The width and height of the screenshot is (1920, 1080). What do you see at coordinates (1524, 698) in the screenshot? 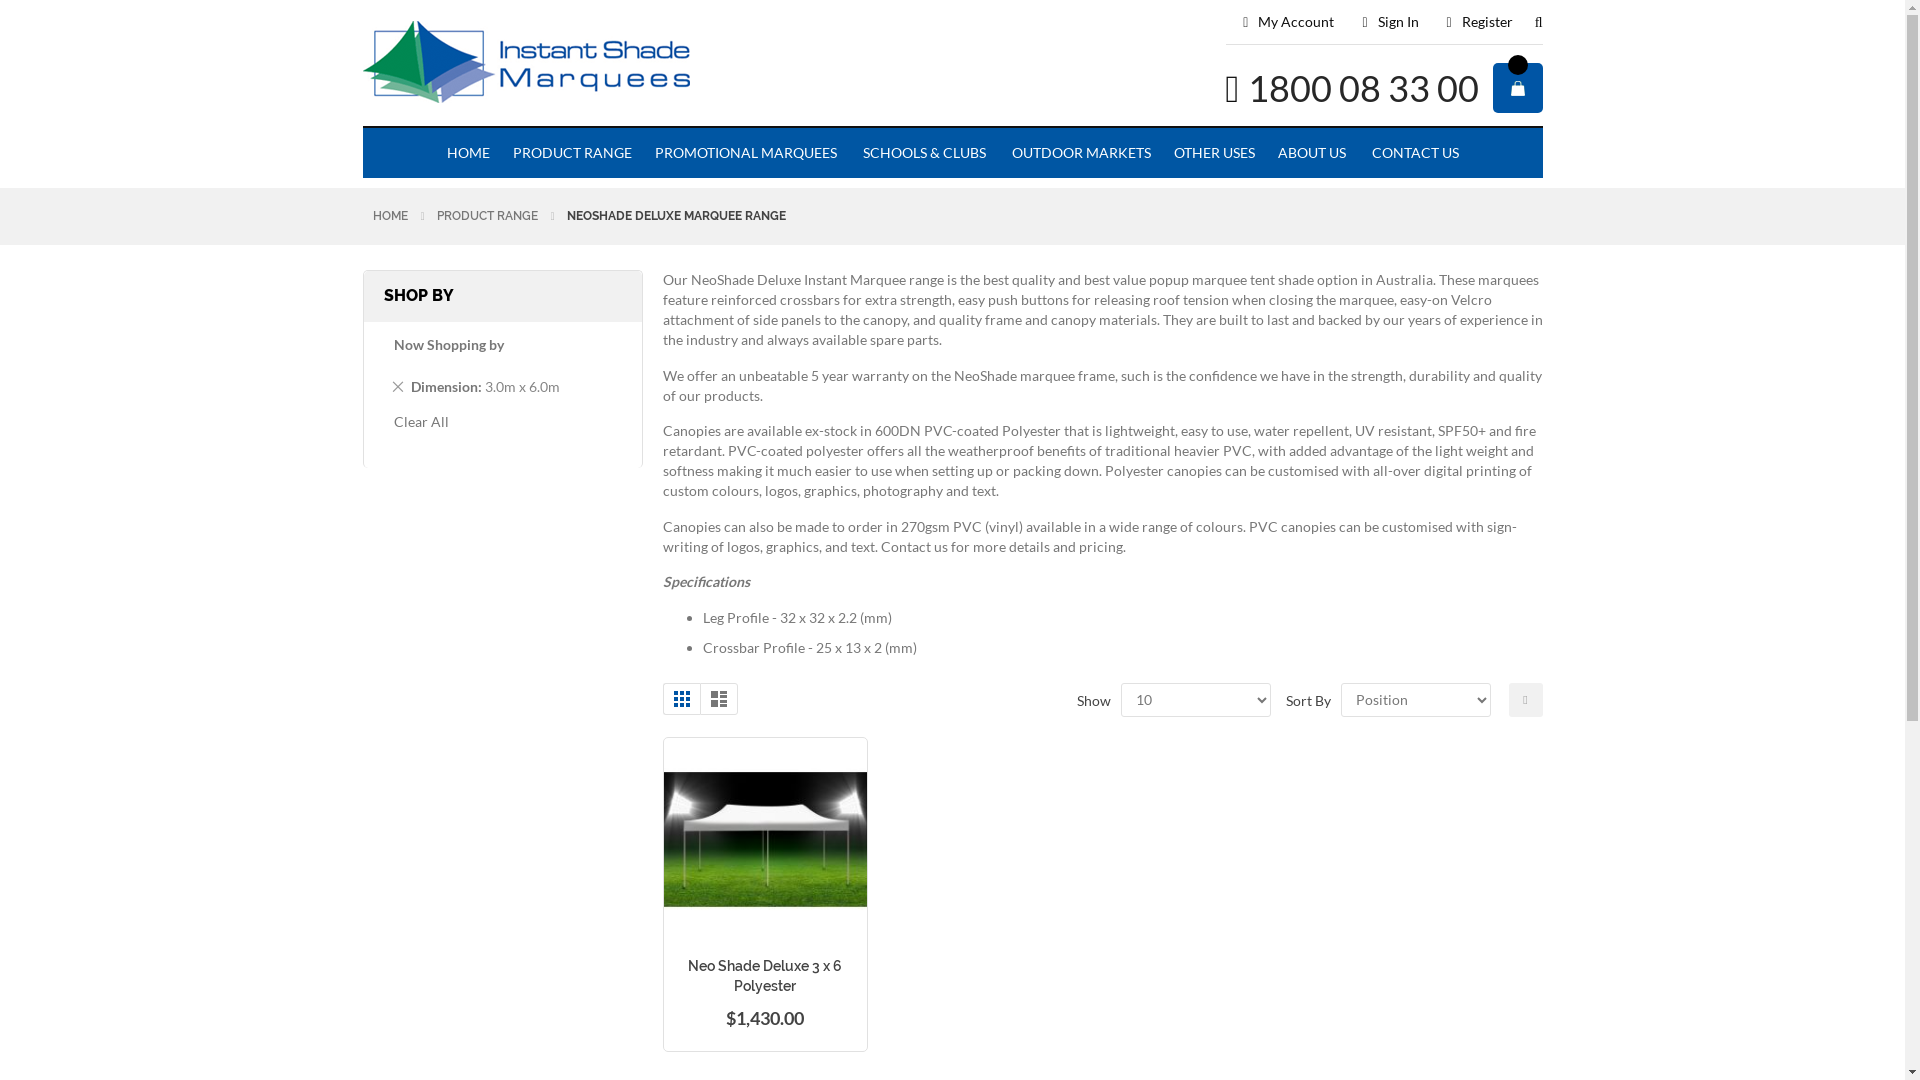
I see `'Set Descending Direction'` at bounding box center [1524, 698].